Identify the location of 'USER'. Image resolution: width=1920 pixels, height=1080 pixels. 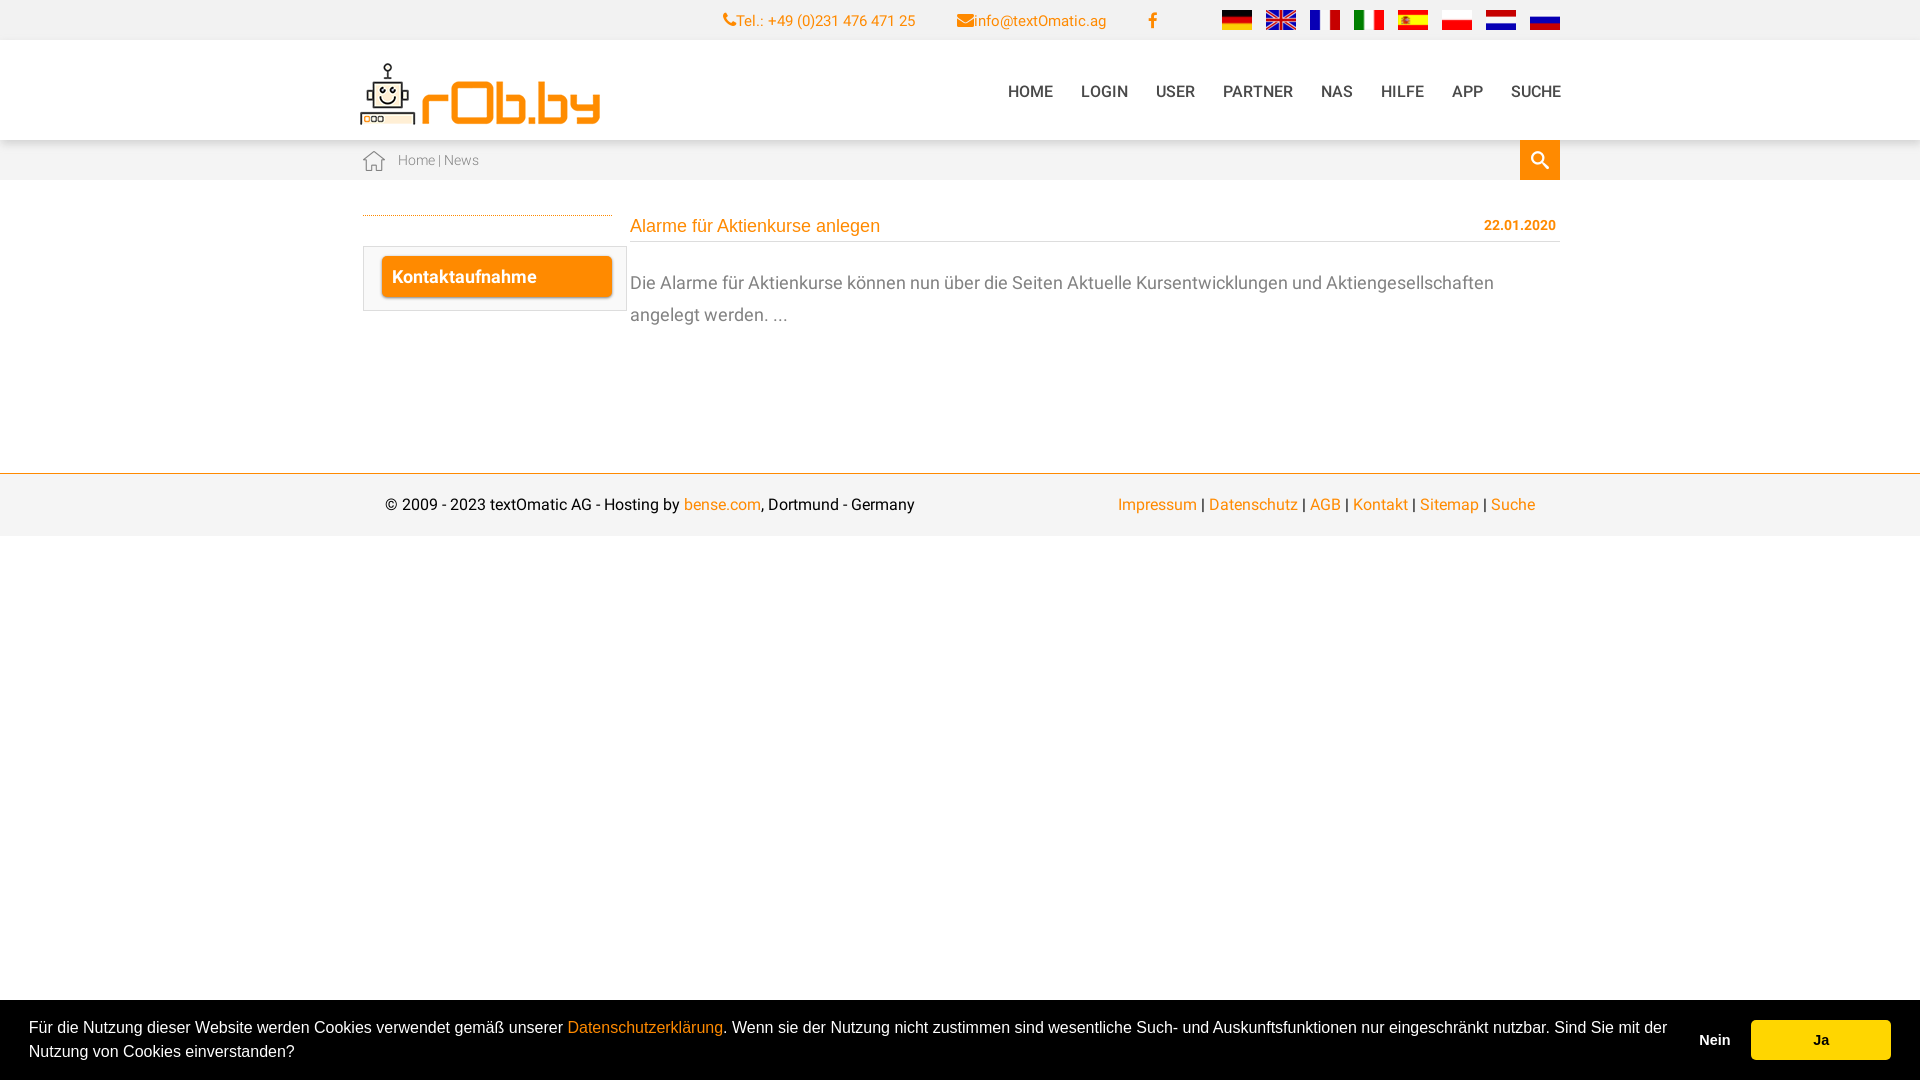
(1175, 91).